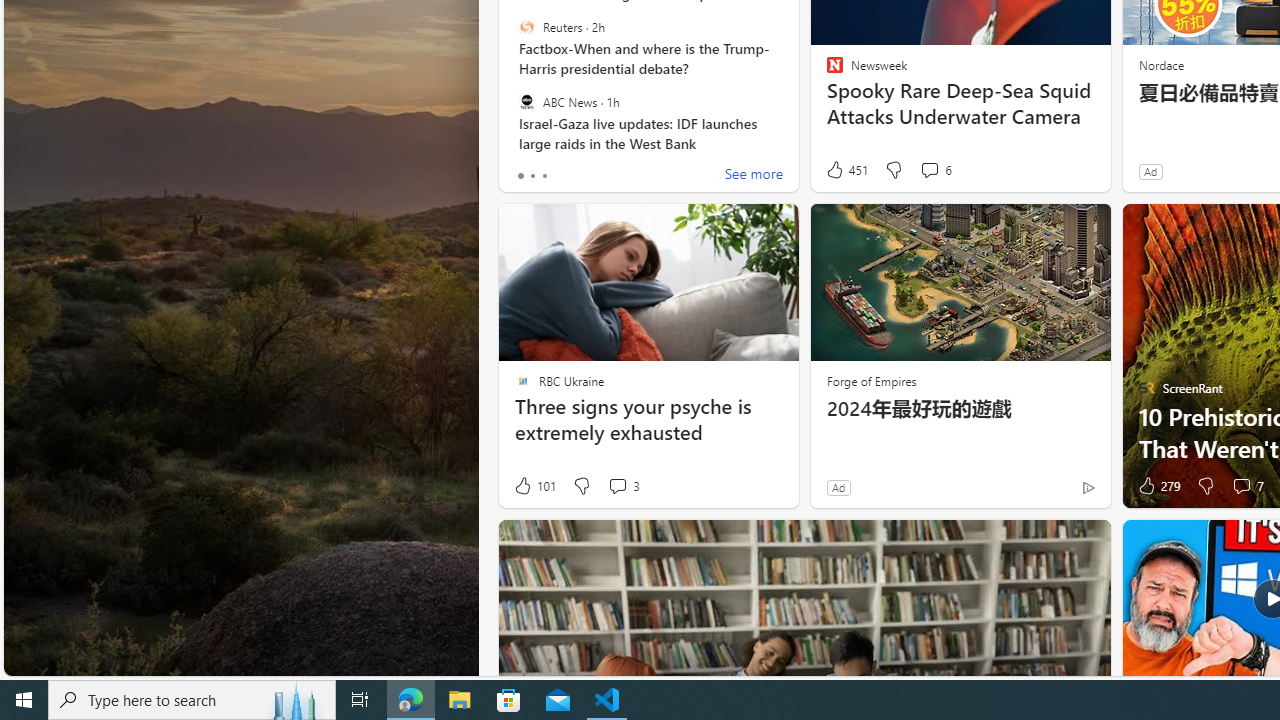 The width and height of the screenshot is (1280, 720). Describe the element at coordinates (1240, 486) in the screenshot. I see `'View comments 7 Comment'` at that location.